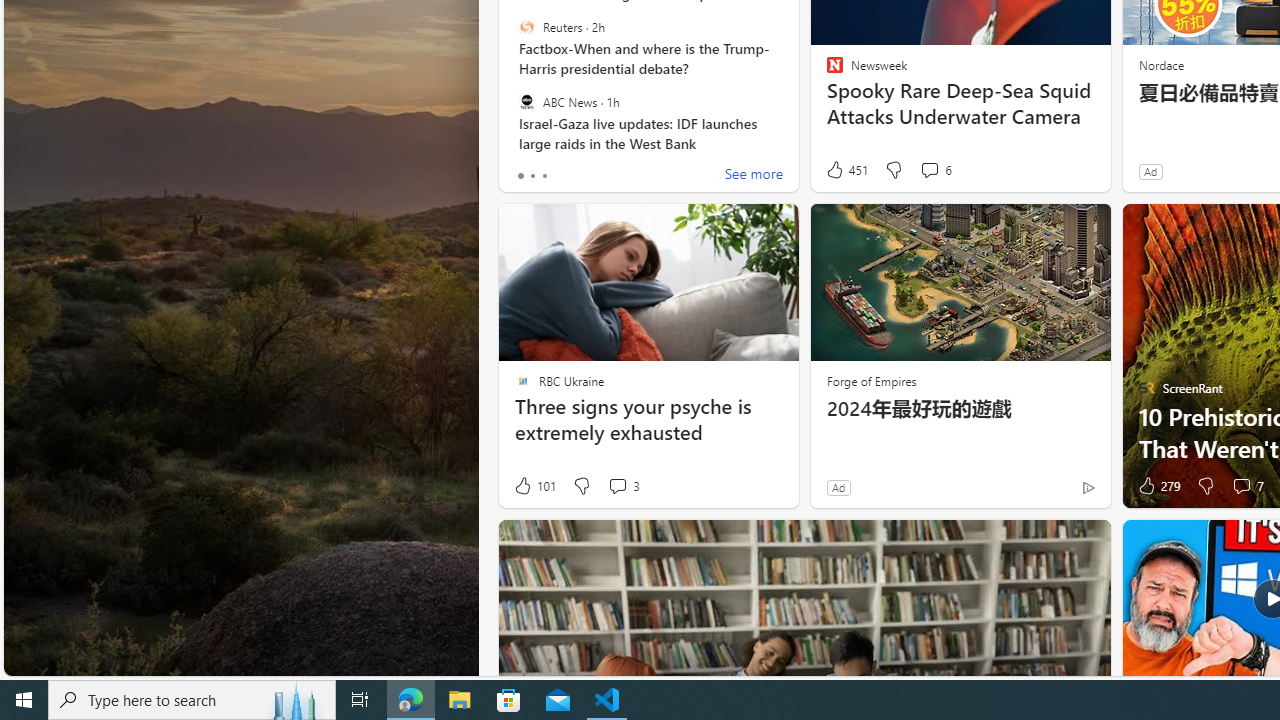 The width and height of the screenshot is (1280, 720). Describe the element at coordinates (1240, 486) in the screenshot. I see `'View comments 7 Comment'` at that location.